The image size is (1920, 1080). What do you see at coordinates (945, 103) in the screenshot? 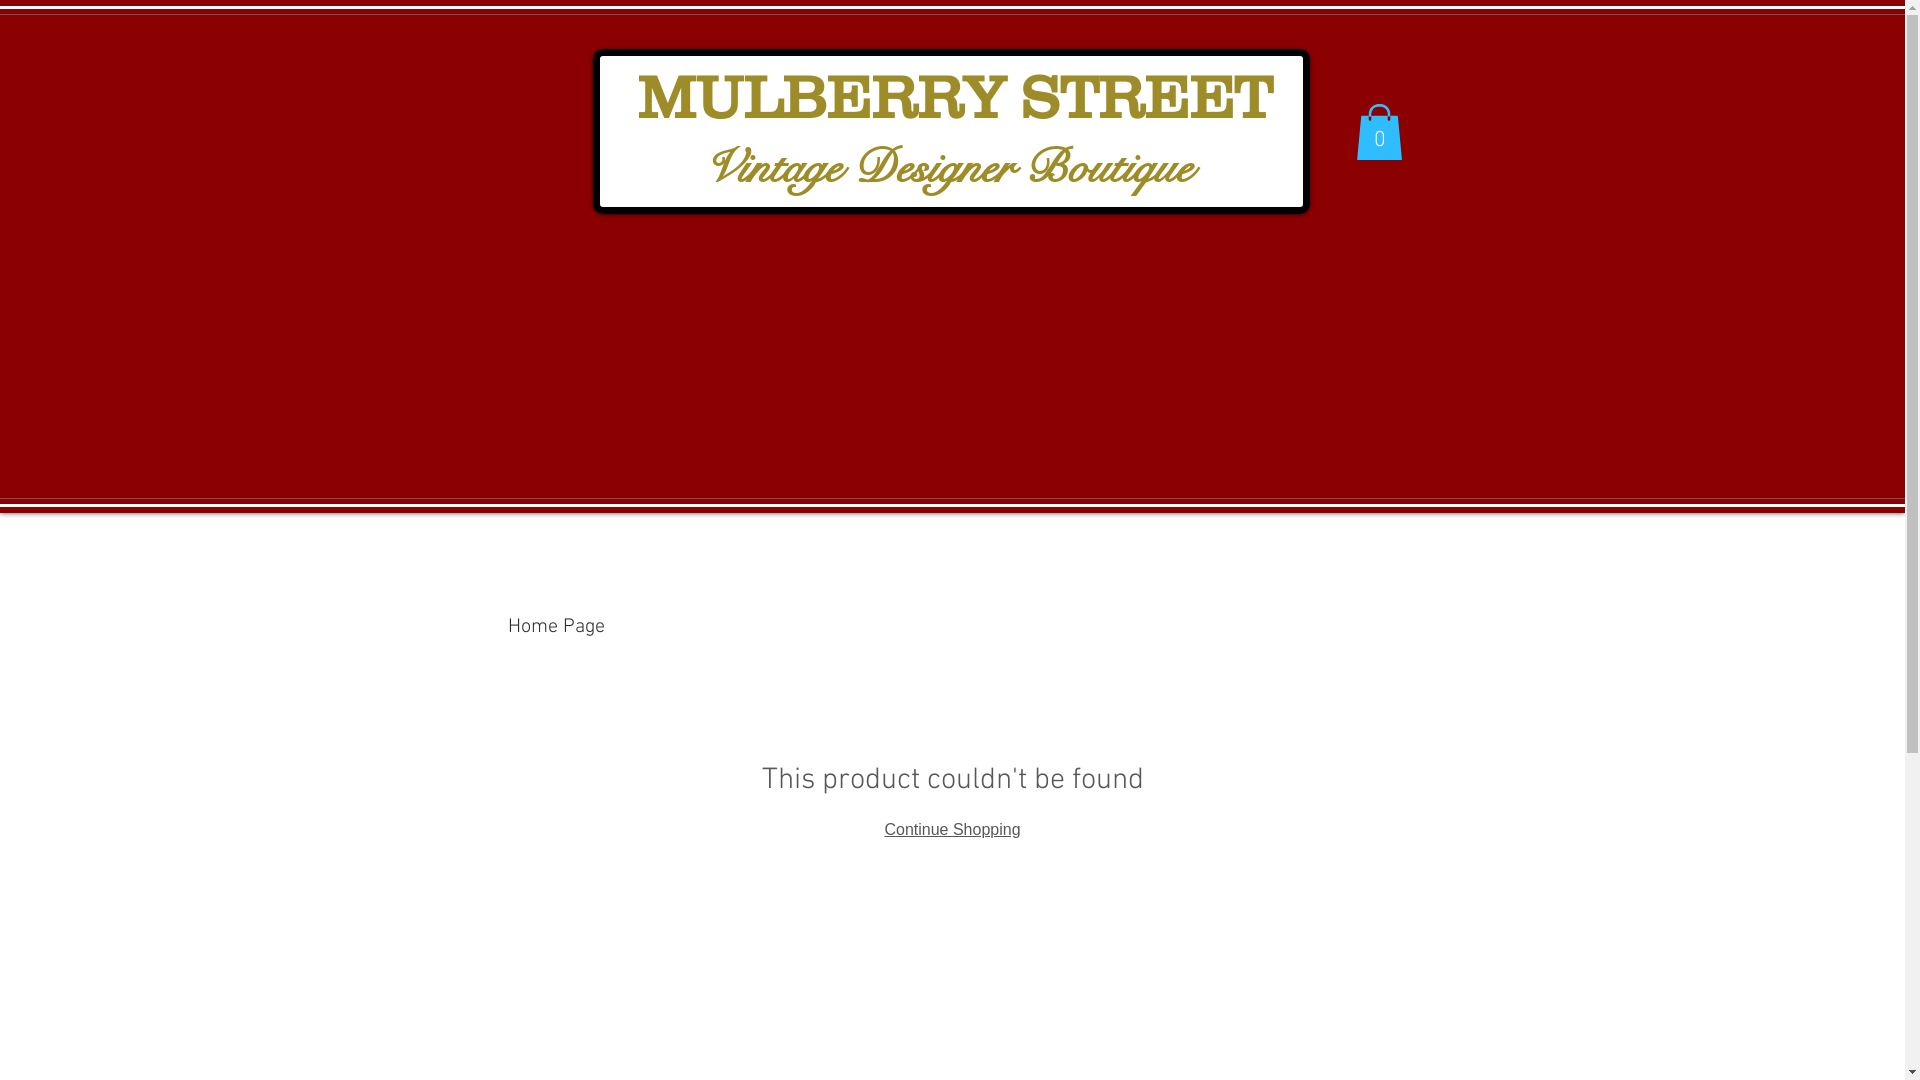
I see `' MULBERRY STREET'` at bounding box center [945, 103].